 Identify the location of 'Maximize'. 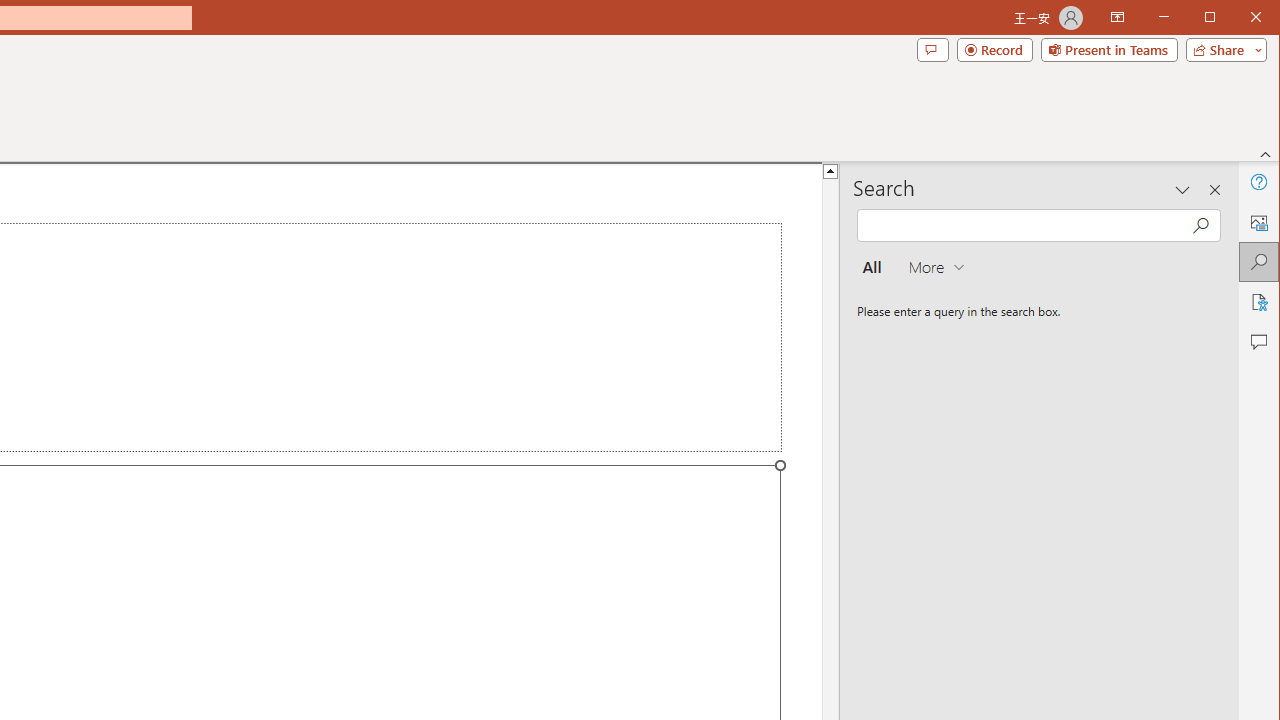
(1238, 19).